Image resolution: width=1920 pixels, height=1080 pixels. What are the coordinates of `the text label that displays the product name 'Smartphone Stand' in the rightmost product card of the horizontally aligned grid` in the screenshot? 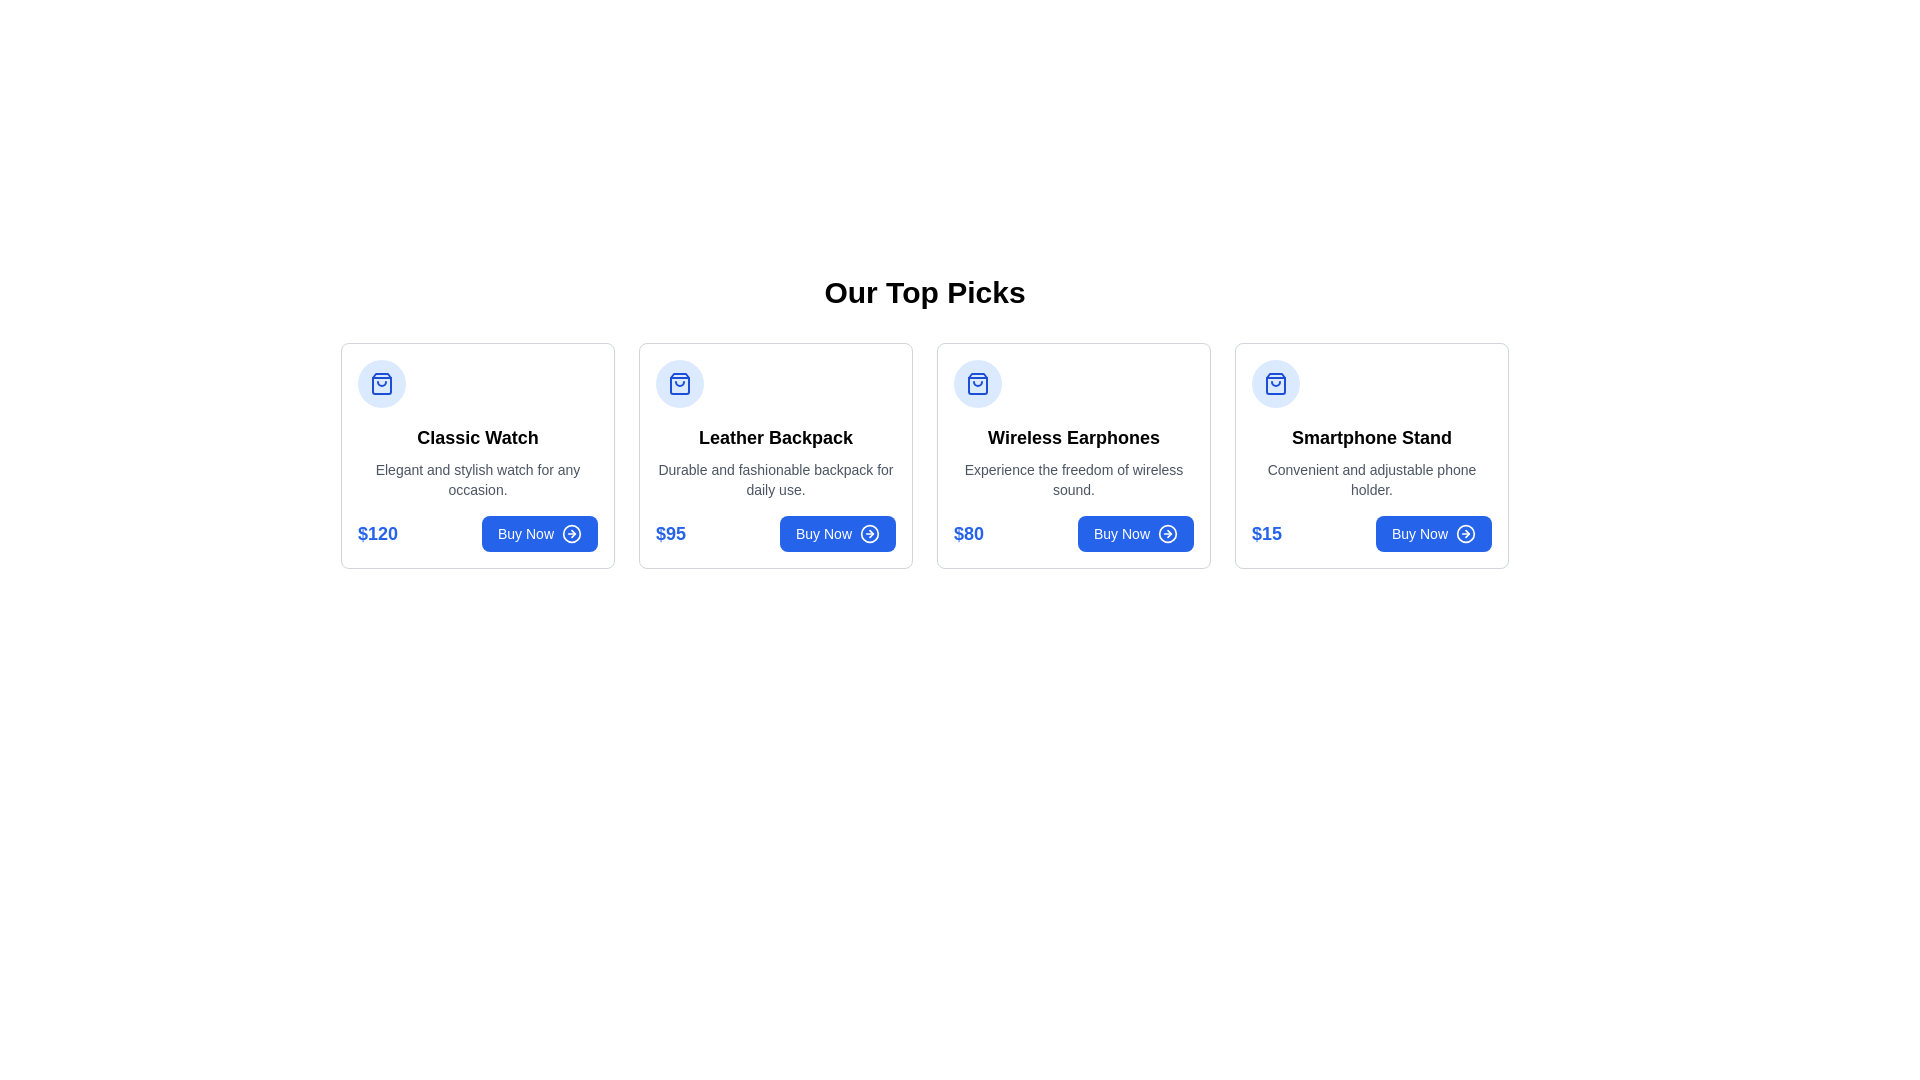 It's located at (1371, 437).